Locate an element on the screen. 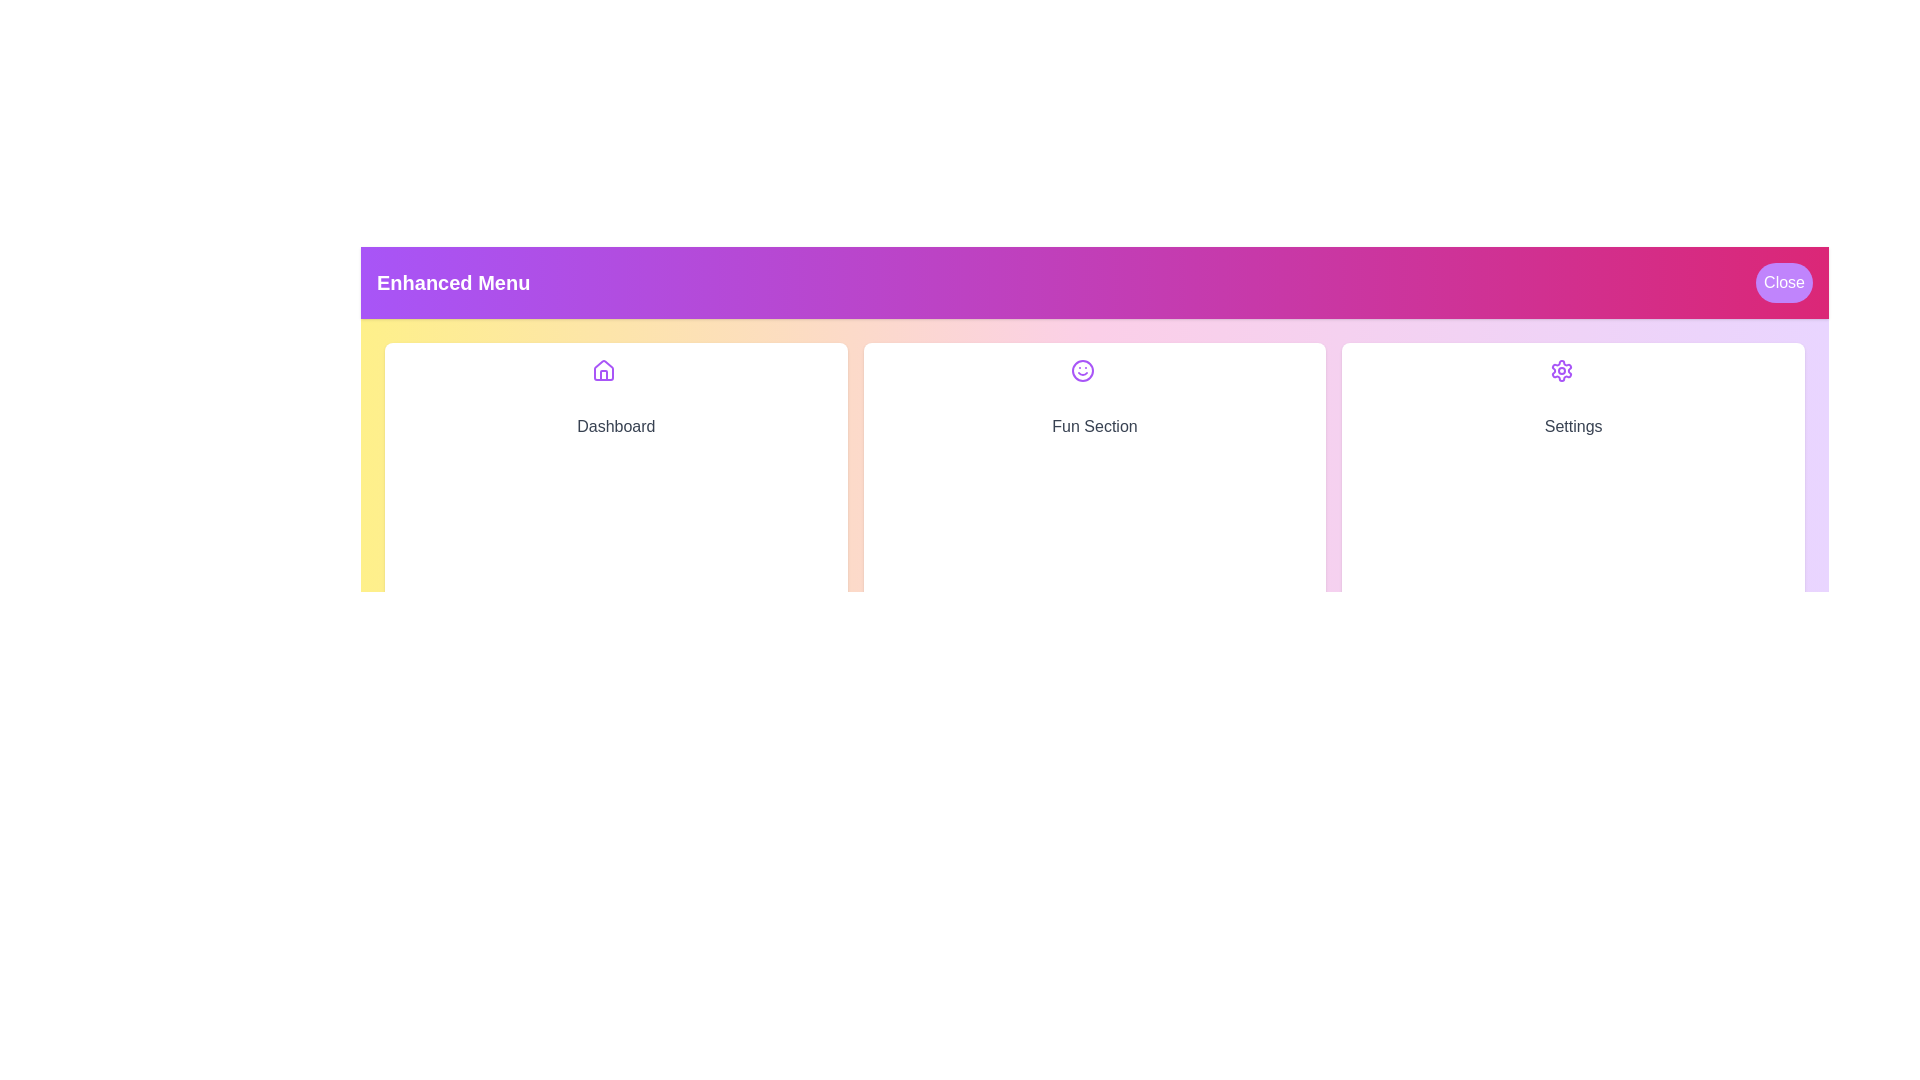 The width and height of the screenshot is (1920, 1080). the 'Close' button to toggle the menu's visibility is located at coordinates (1784, 282).